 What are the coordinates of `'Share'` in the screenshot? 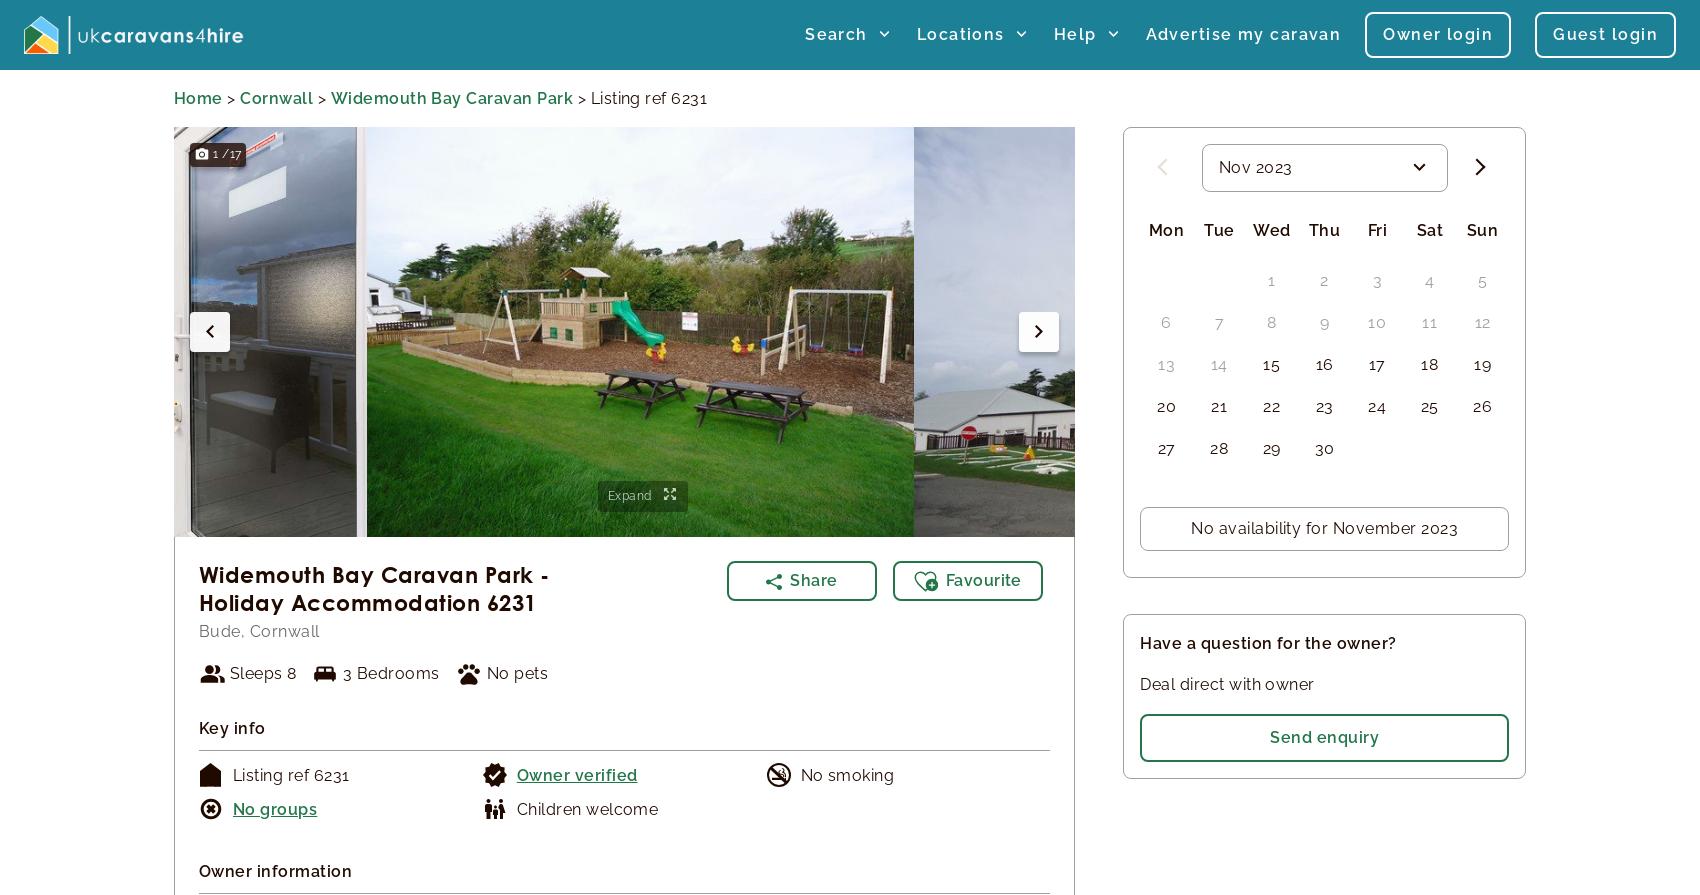 It's located at (788, 579).